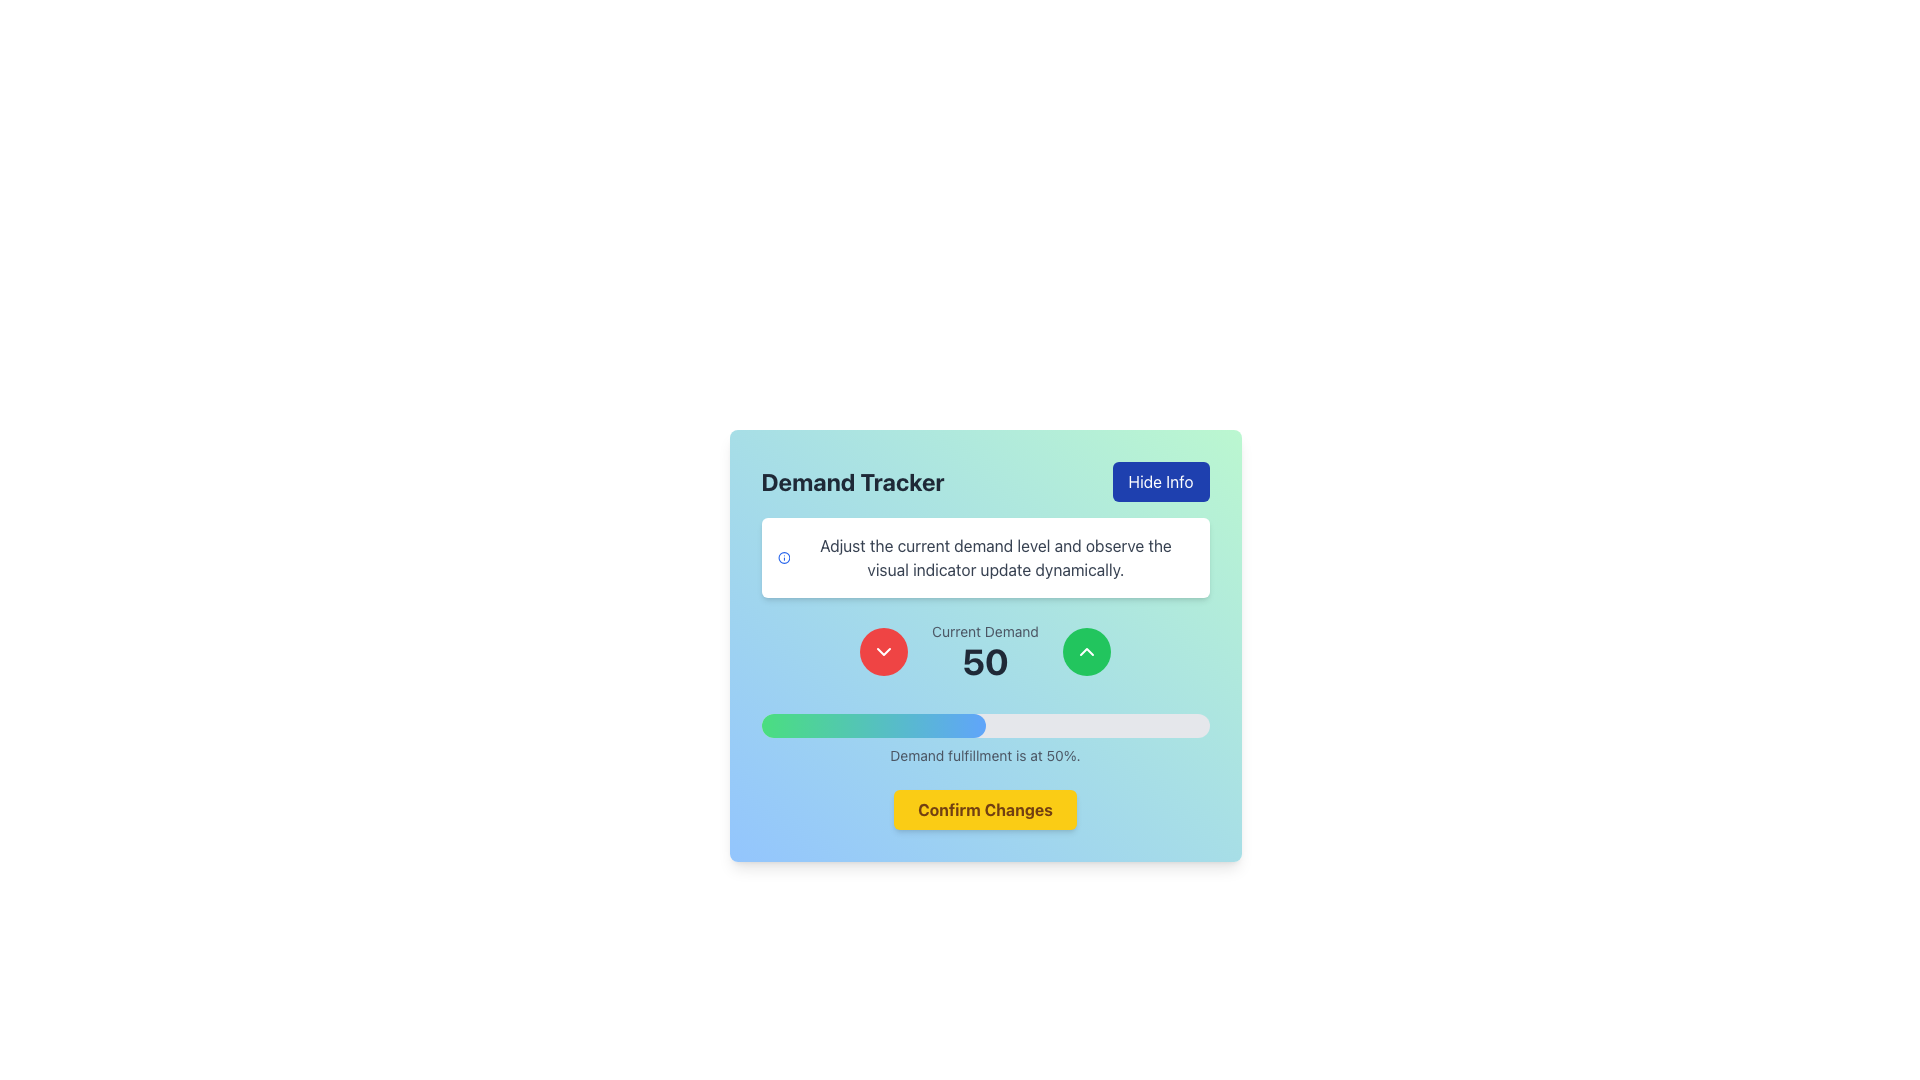  What do you see at coordinates (782, 558) in the screenshot?
I see `the circular blue information icon located to the left of the instructive text within the horizontally-aligned group` at bounding box center [782, 558].